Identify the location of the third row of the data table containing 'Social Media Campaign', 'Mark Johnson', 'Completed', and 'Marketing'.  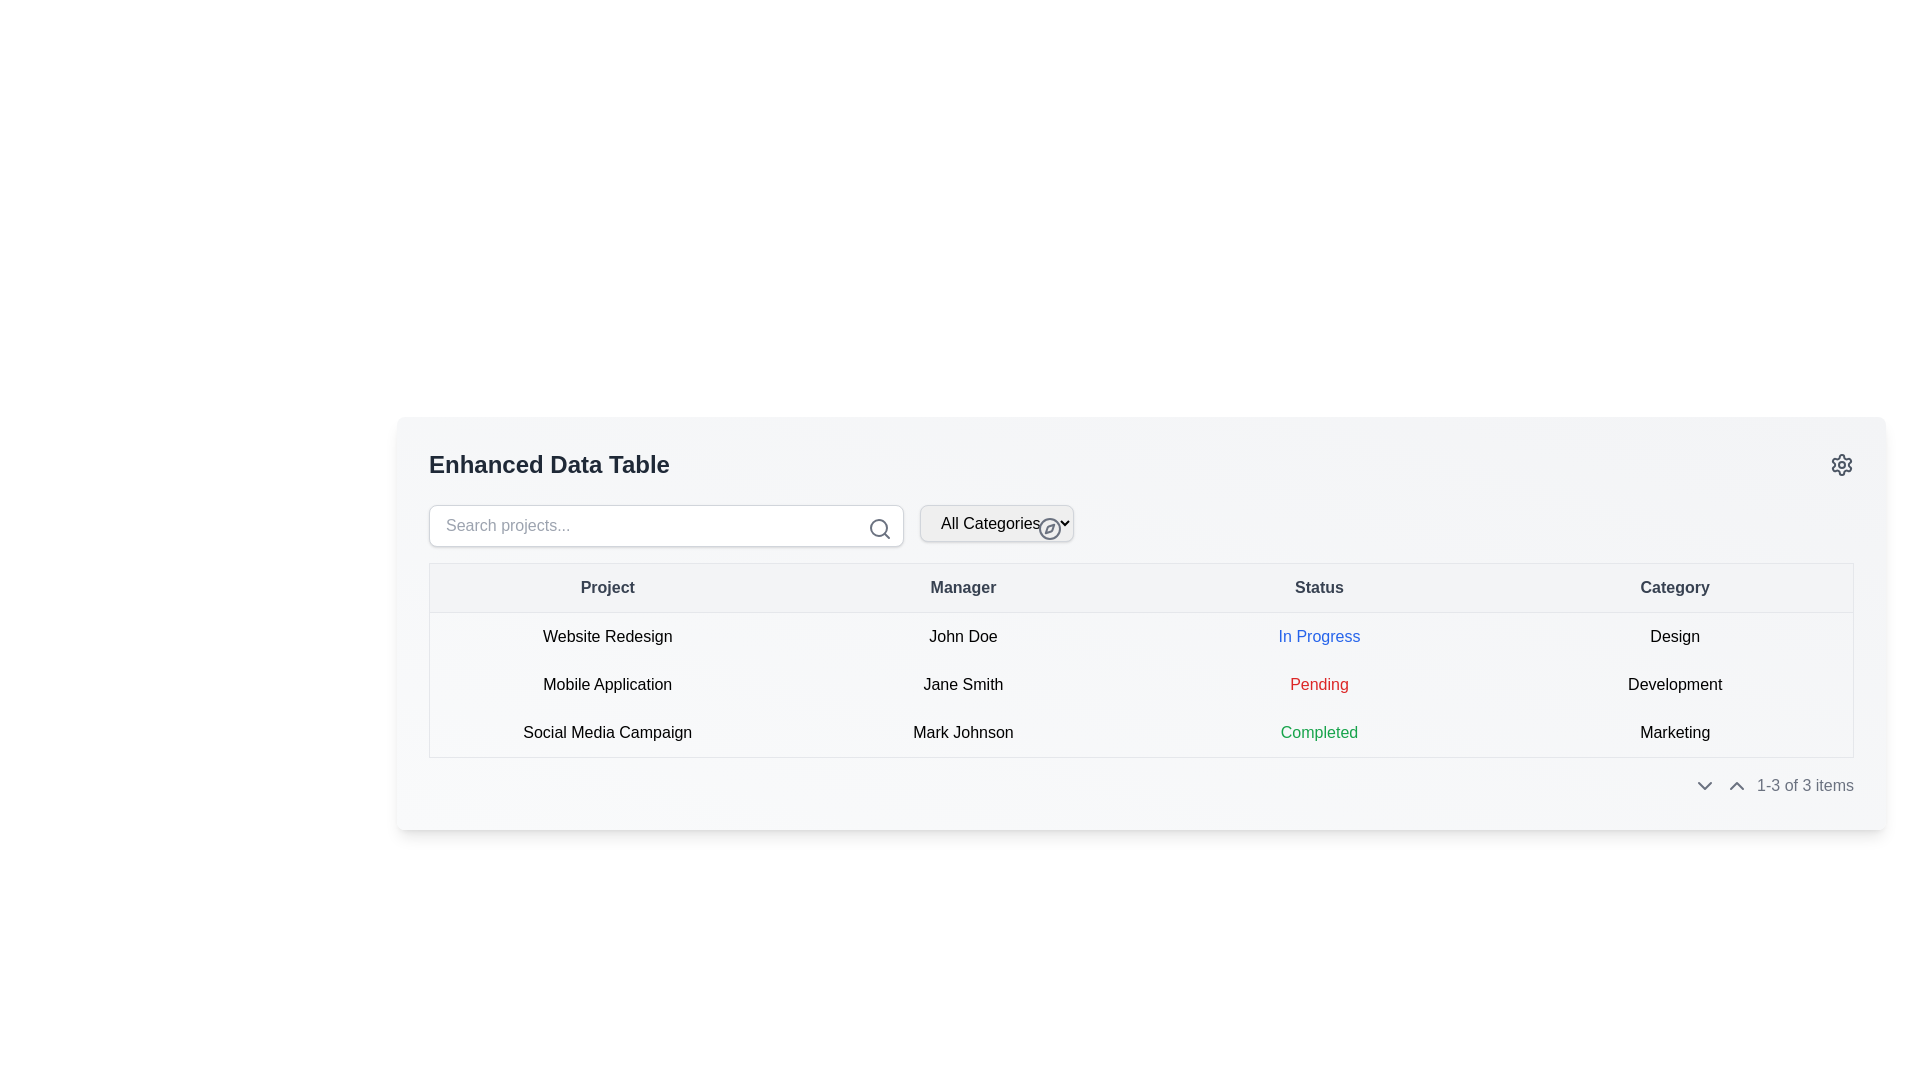
(1141, 733).